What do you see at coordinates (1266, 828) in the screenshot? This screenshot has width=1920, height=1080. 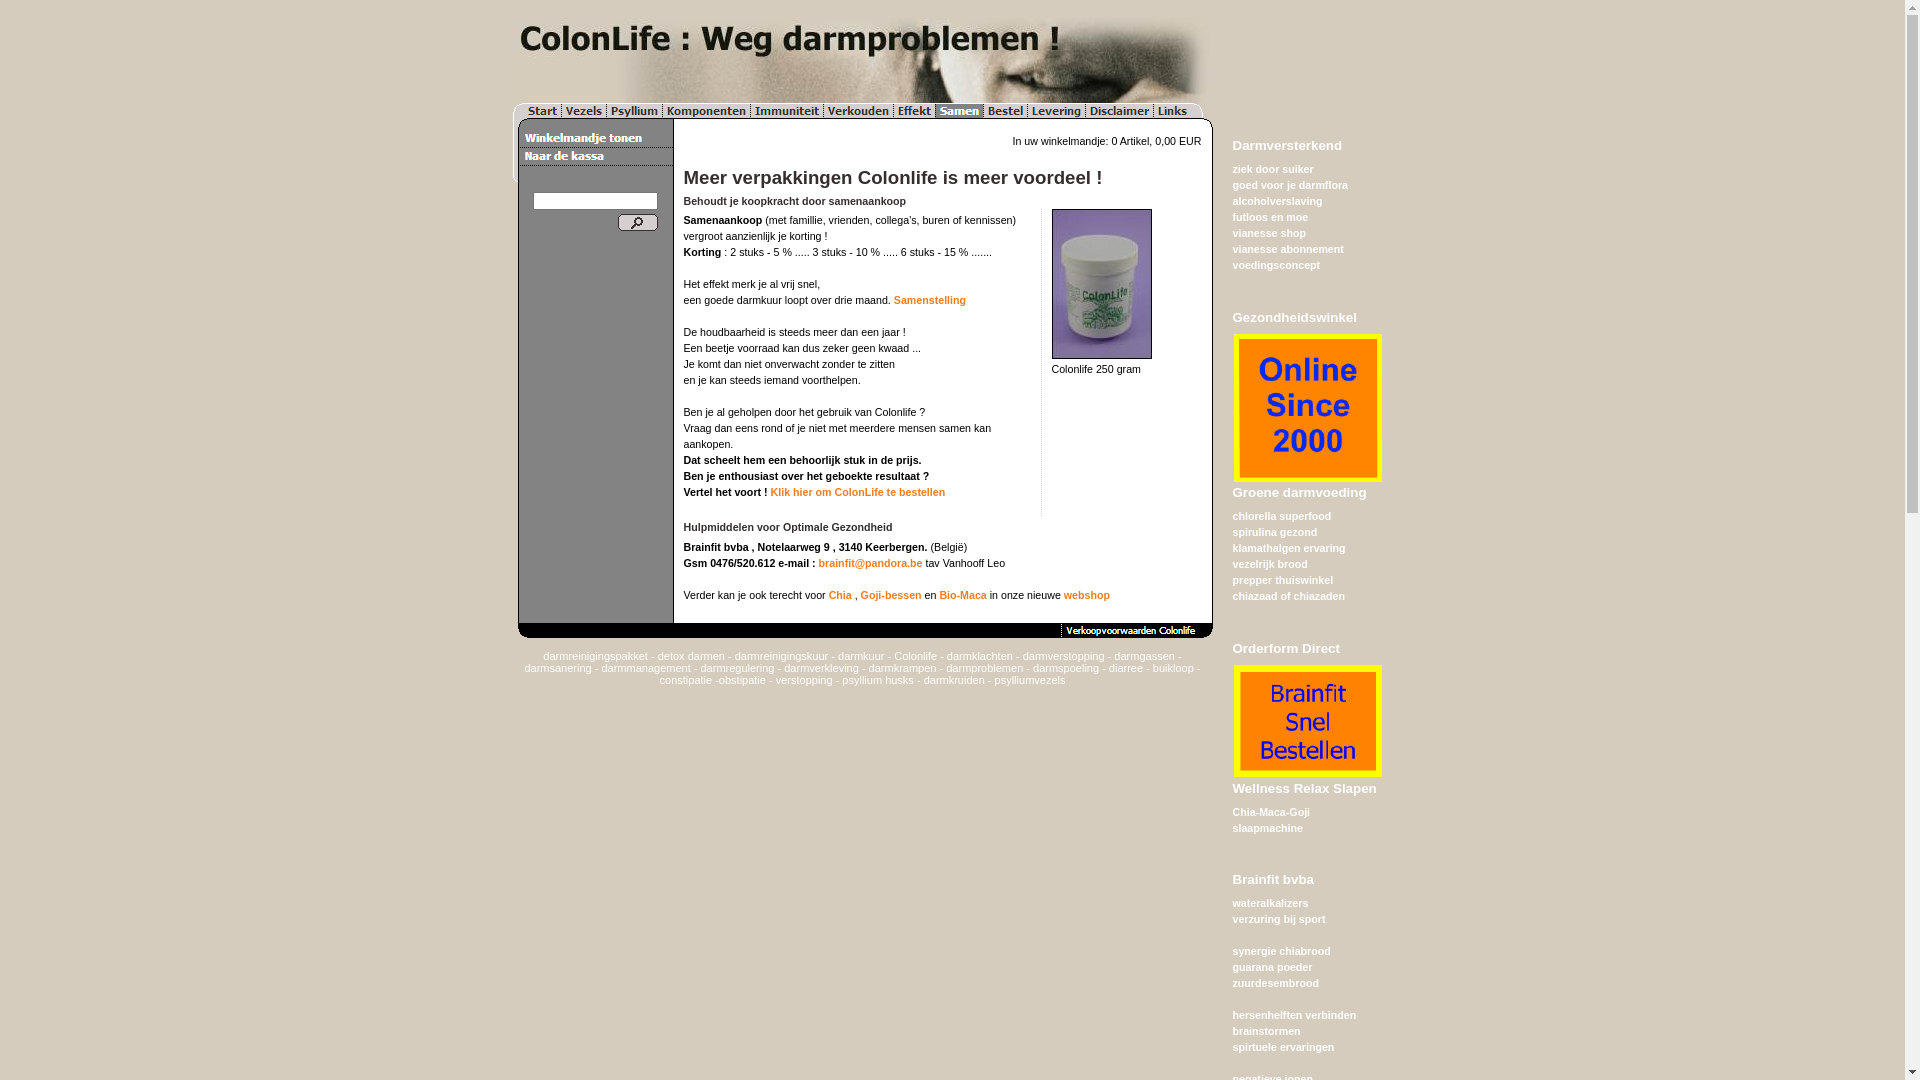 I see `'slaapmachine'` at bounding box center [1266, 828].